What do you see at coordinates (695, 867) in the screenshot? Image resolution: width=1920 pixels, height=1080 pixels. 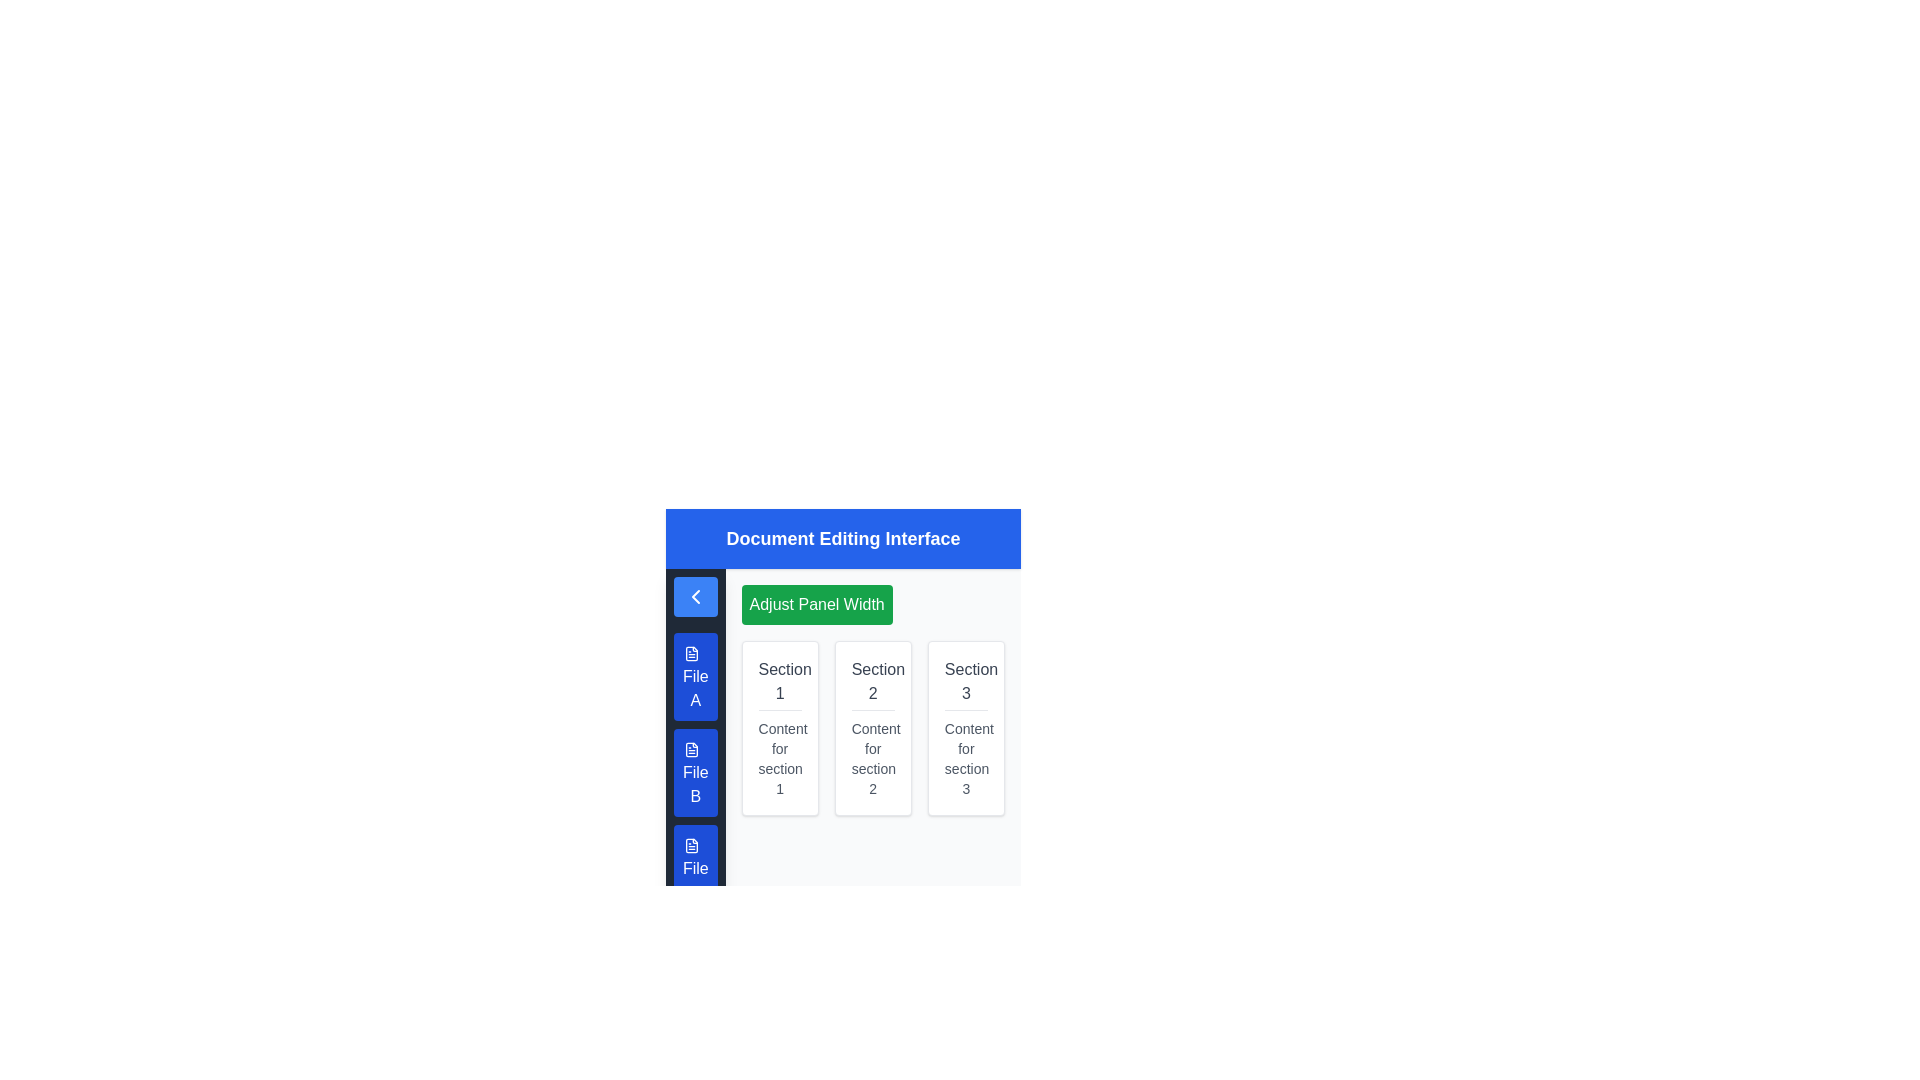 I see `the bottom-most button in the left-side panel that represents 'File C' to interact with it` at bounding box center [695, 867].